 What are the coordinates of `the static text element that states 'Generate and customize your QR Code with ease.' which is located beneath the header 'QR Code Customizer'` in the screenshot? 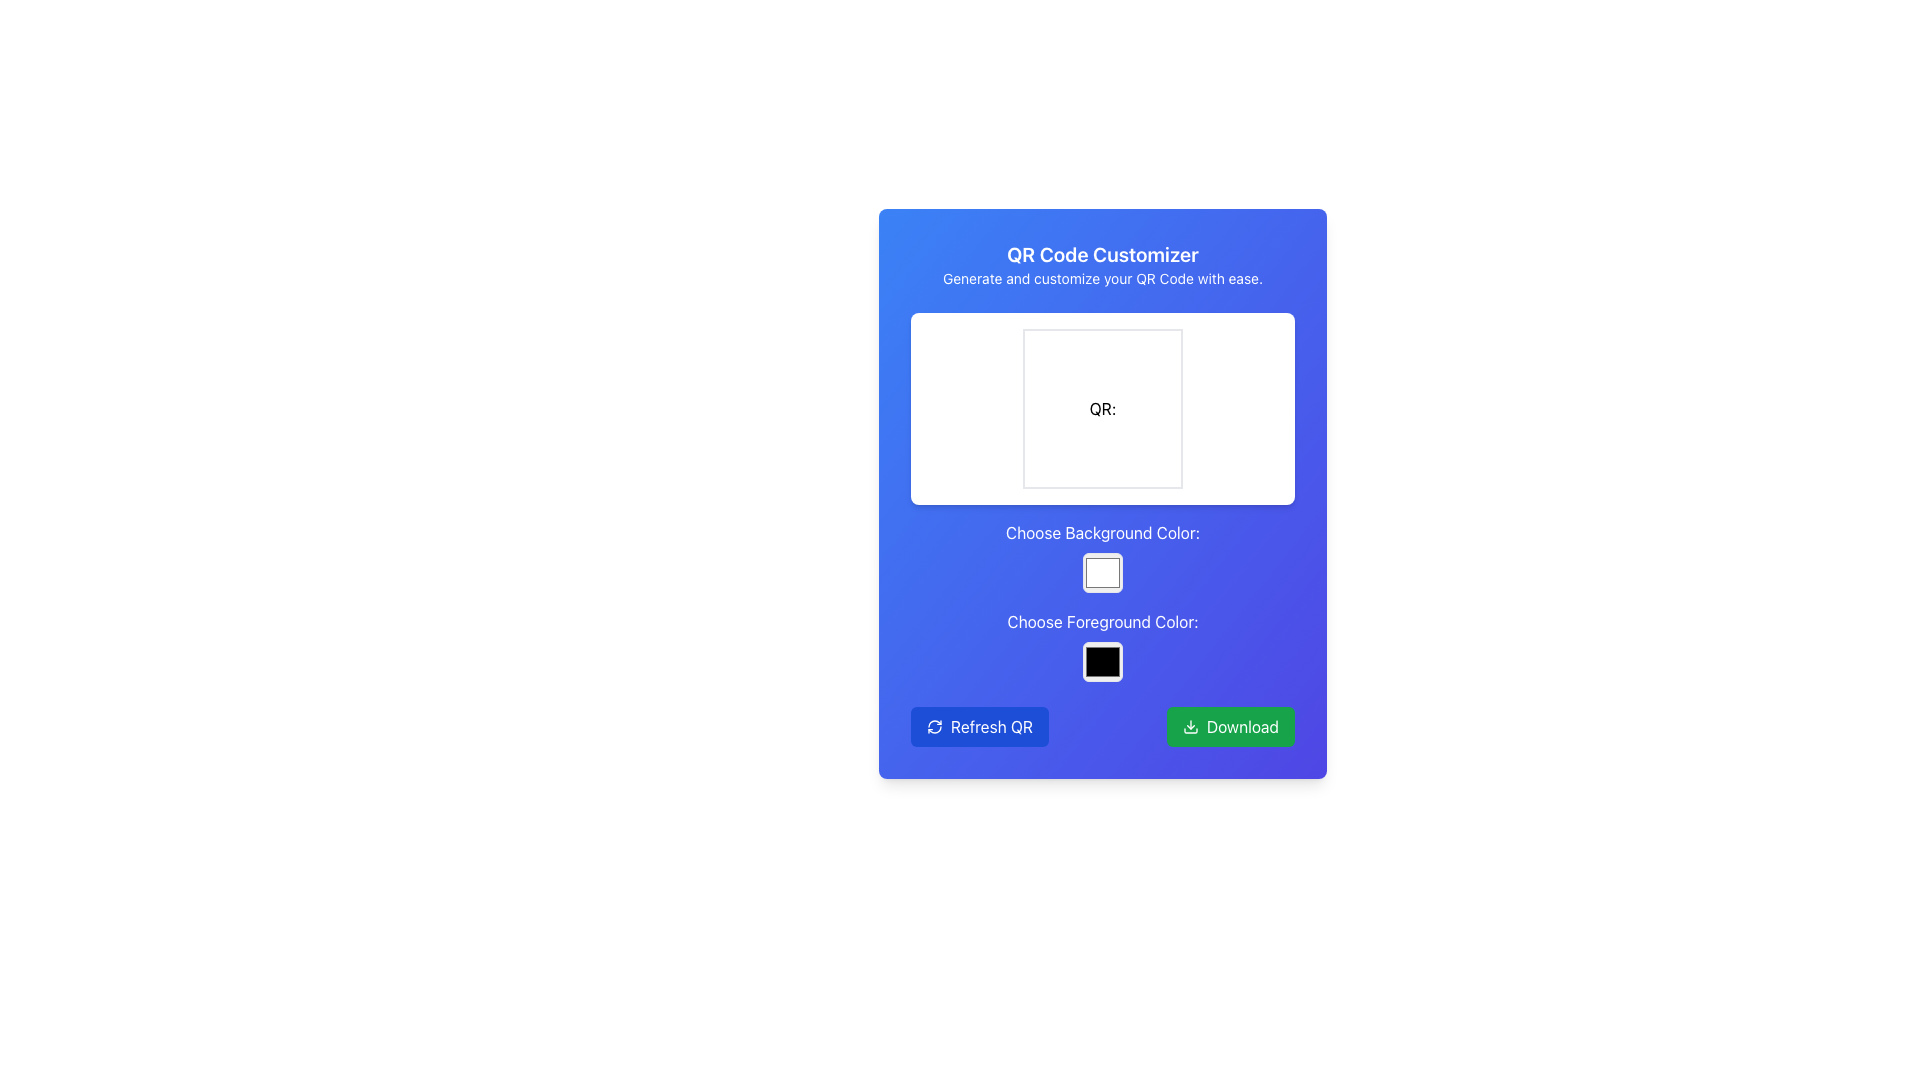 It's located at (1102, 278).